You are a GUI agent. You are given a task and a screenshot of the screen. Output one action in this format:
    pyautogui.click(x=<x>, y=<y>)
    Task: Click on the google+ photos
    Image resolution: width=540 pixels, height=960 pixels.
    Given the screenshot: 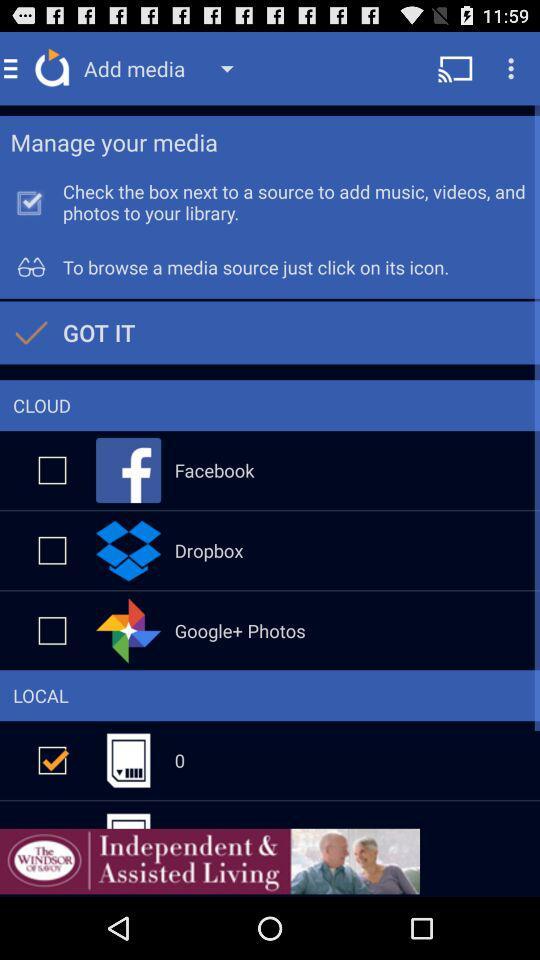 What is the action you would take?
    pyautogui.click(x=52, y=629)
    